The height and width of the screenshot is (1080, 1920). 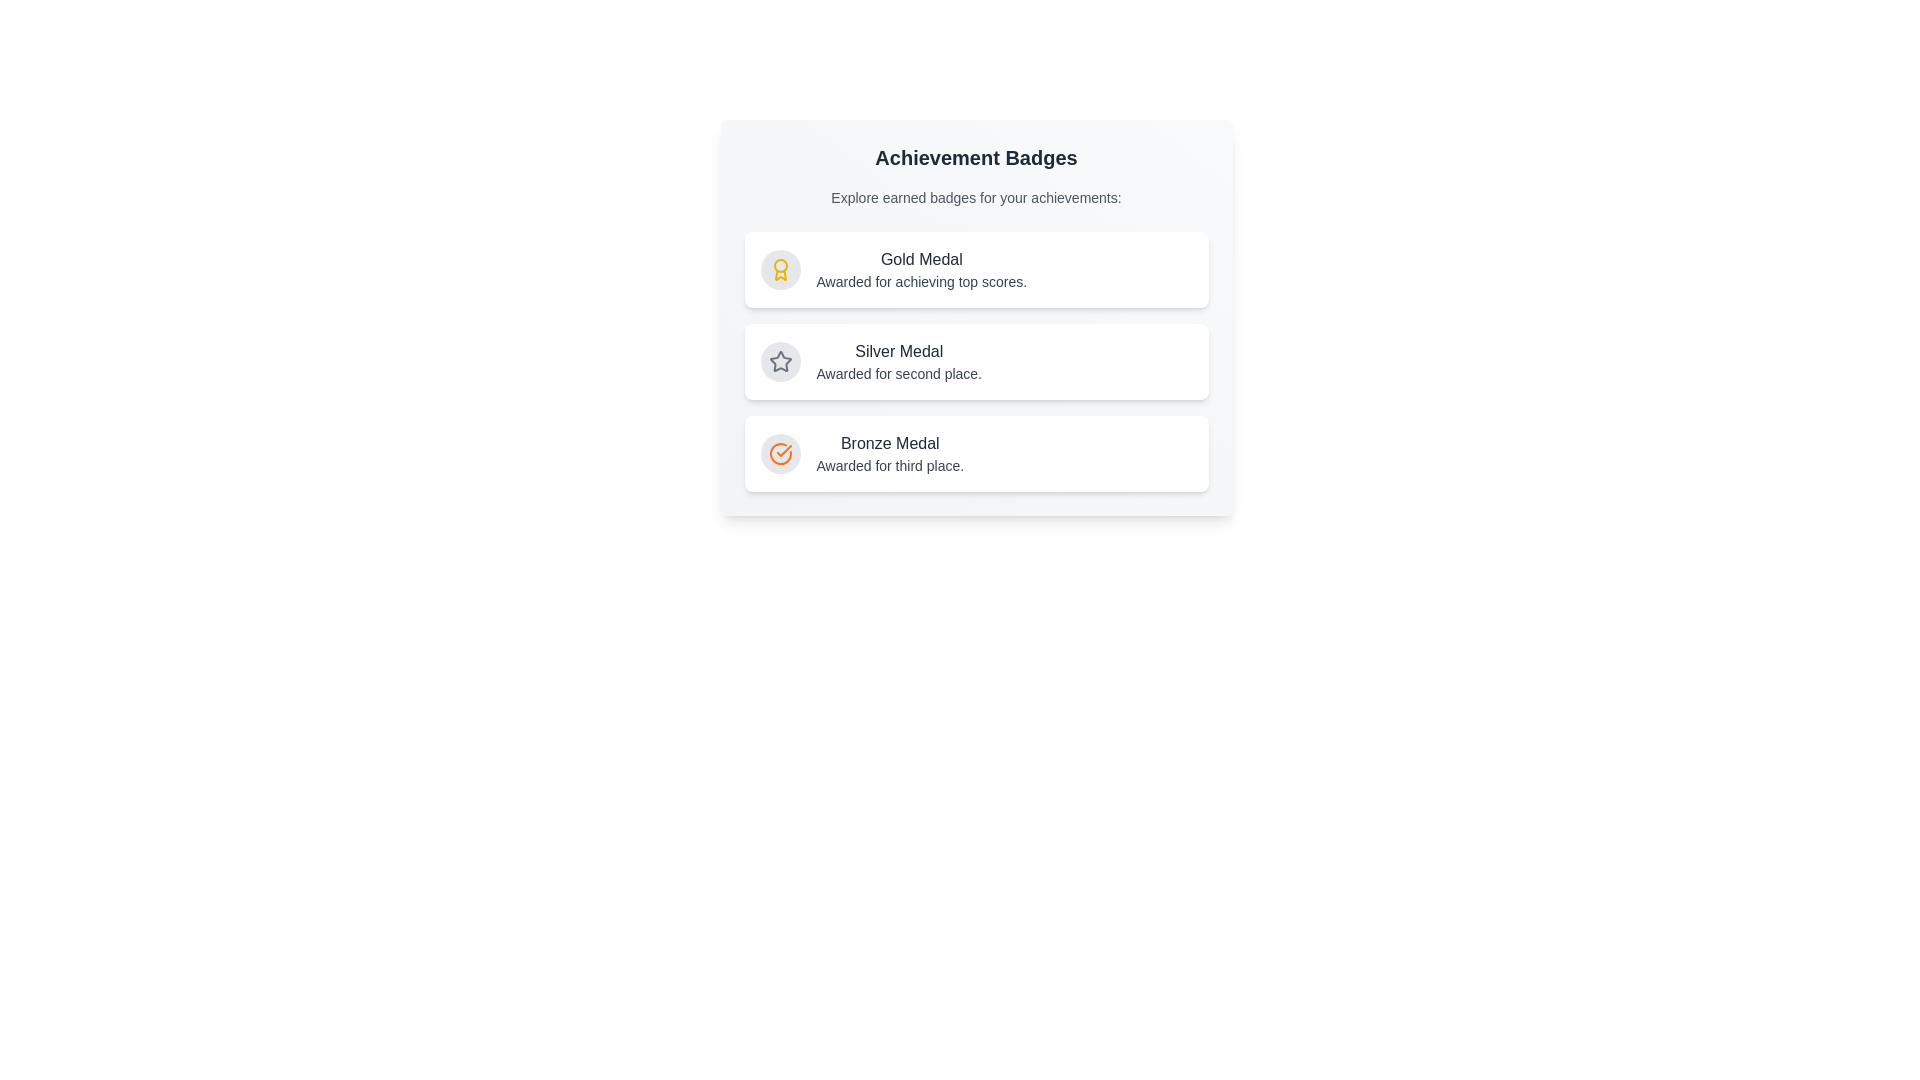 I want to click on SVG Circle element that visually represents a medal or achievement symbol, located at the center of the award icon to the left of the 'Gold Medal' label in the 'Gold Medal' badge, so click(x=779, y=265).